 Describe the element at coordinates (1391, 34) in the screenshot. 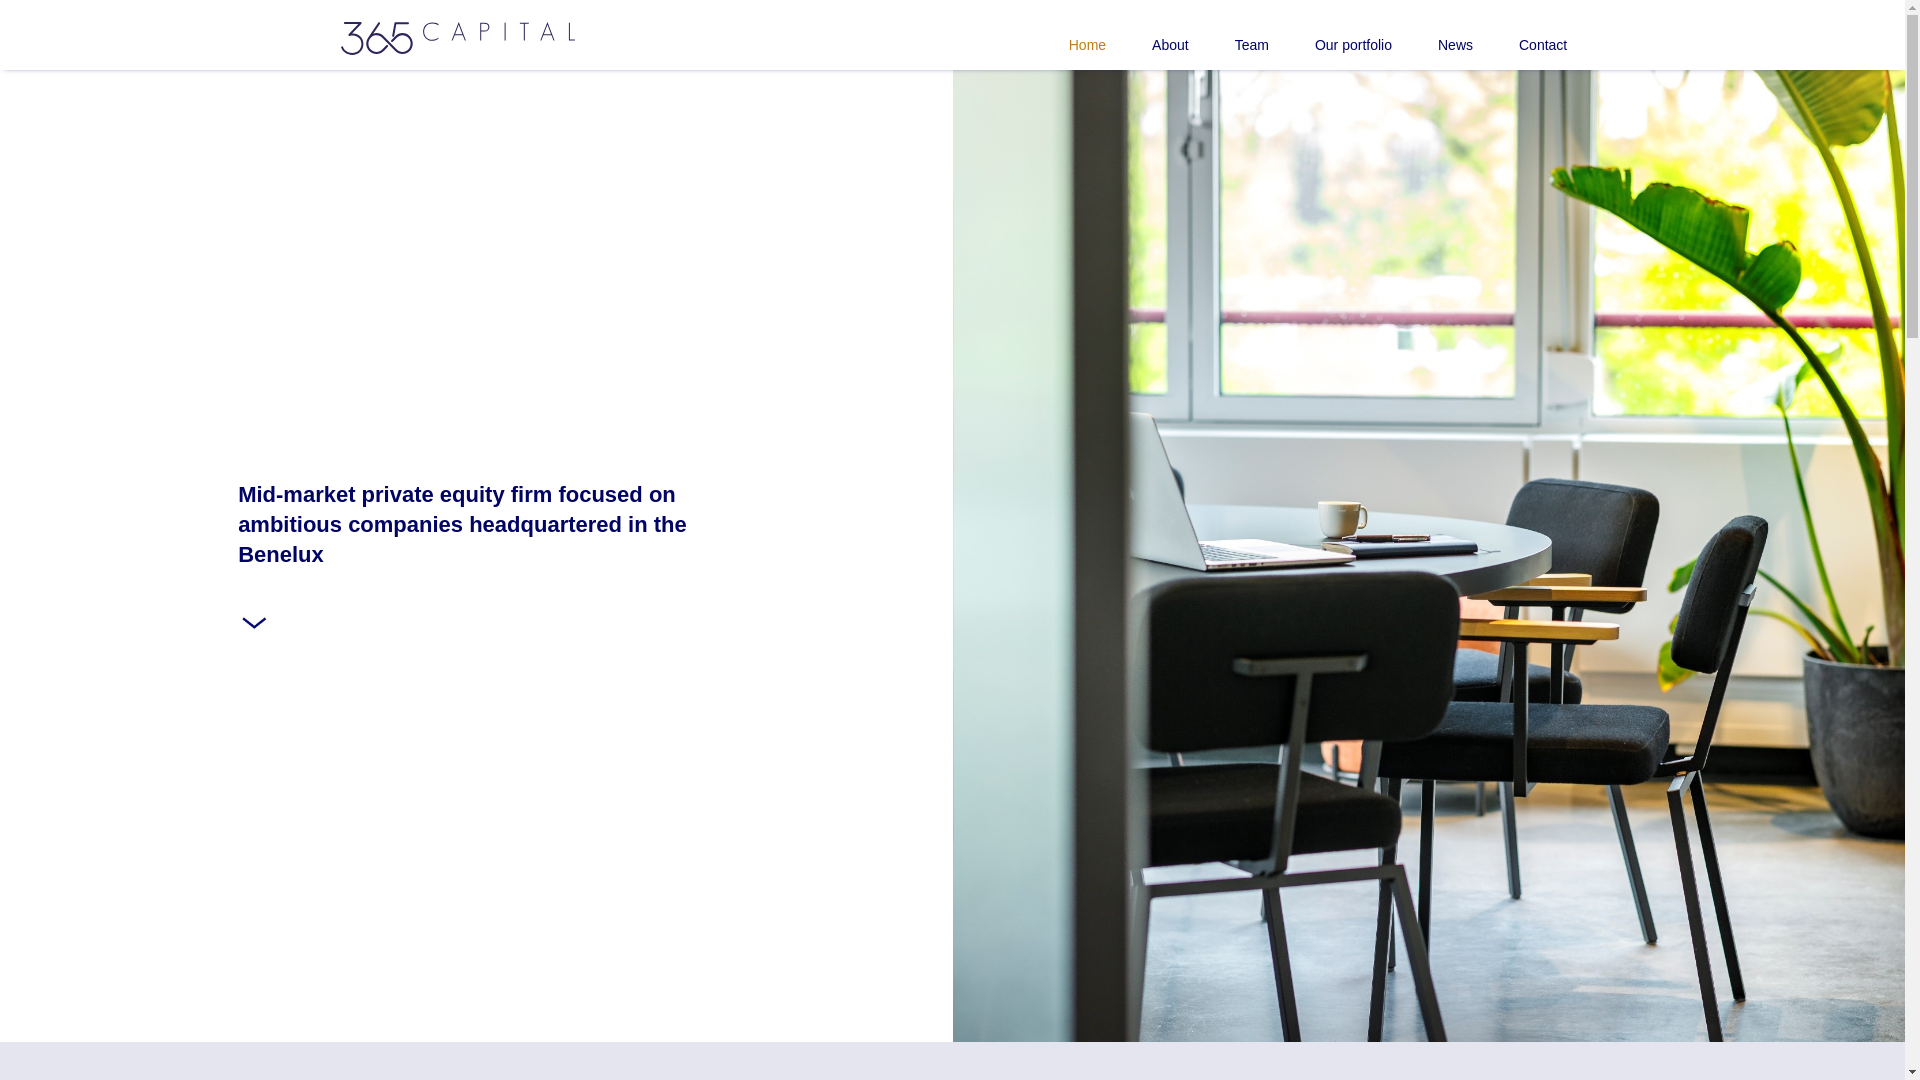

I see `'News'` at that location.